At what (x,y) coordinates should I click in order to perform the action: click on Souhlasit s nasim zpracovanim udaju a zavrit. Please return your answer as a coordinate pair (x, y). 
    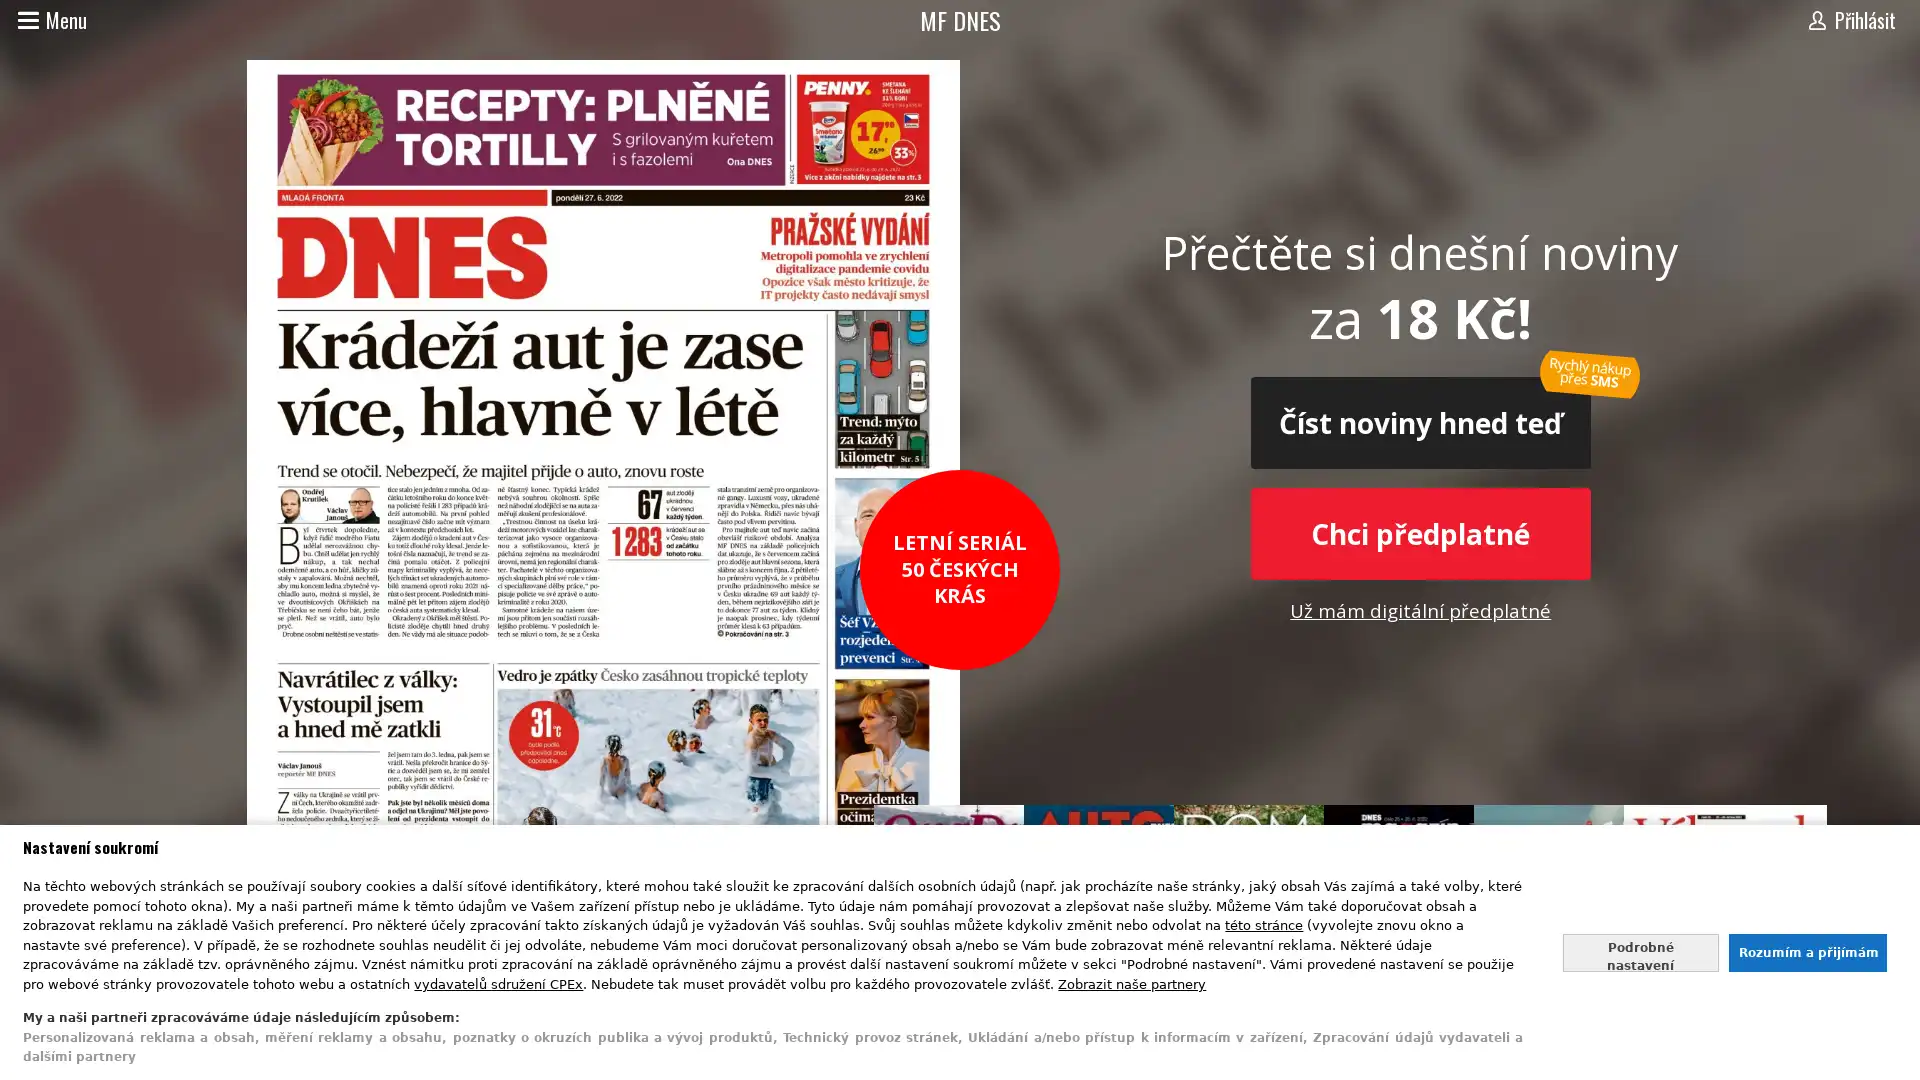
    Looking at the image, I should click on (1806, 951).